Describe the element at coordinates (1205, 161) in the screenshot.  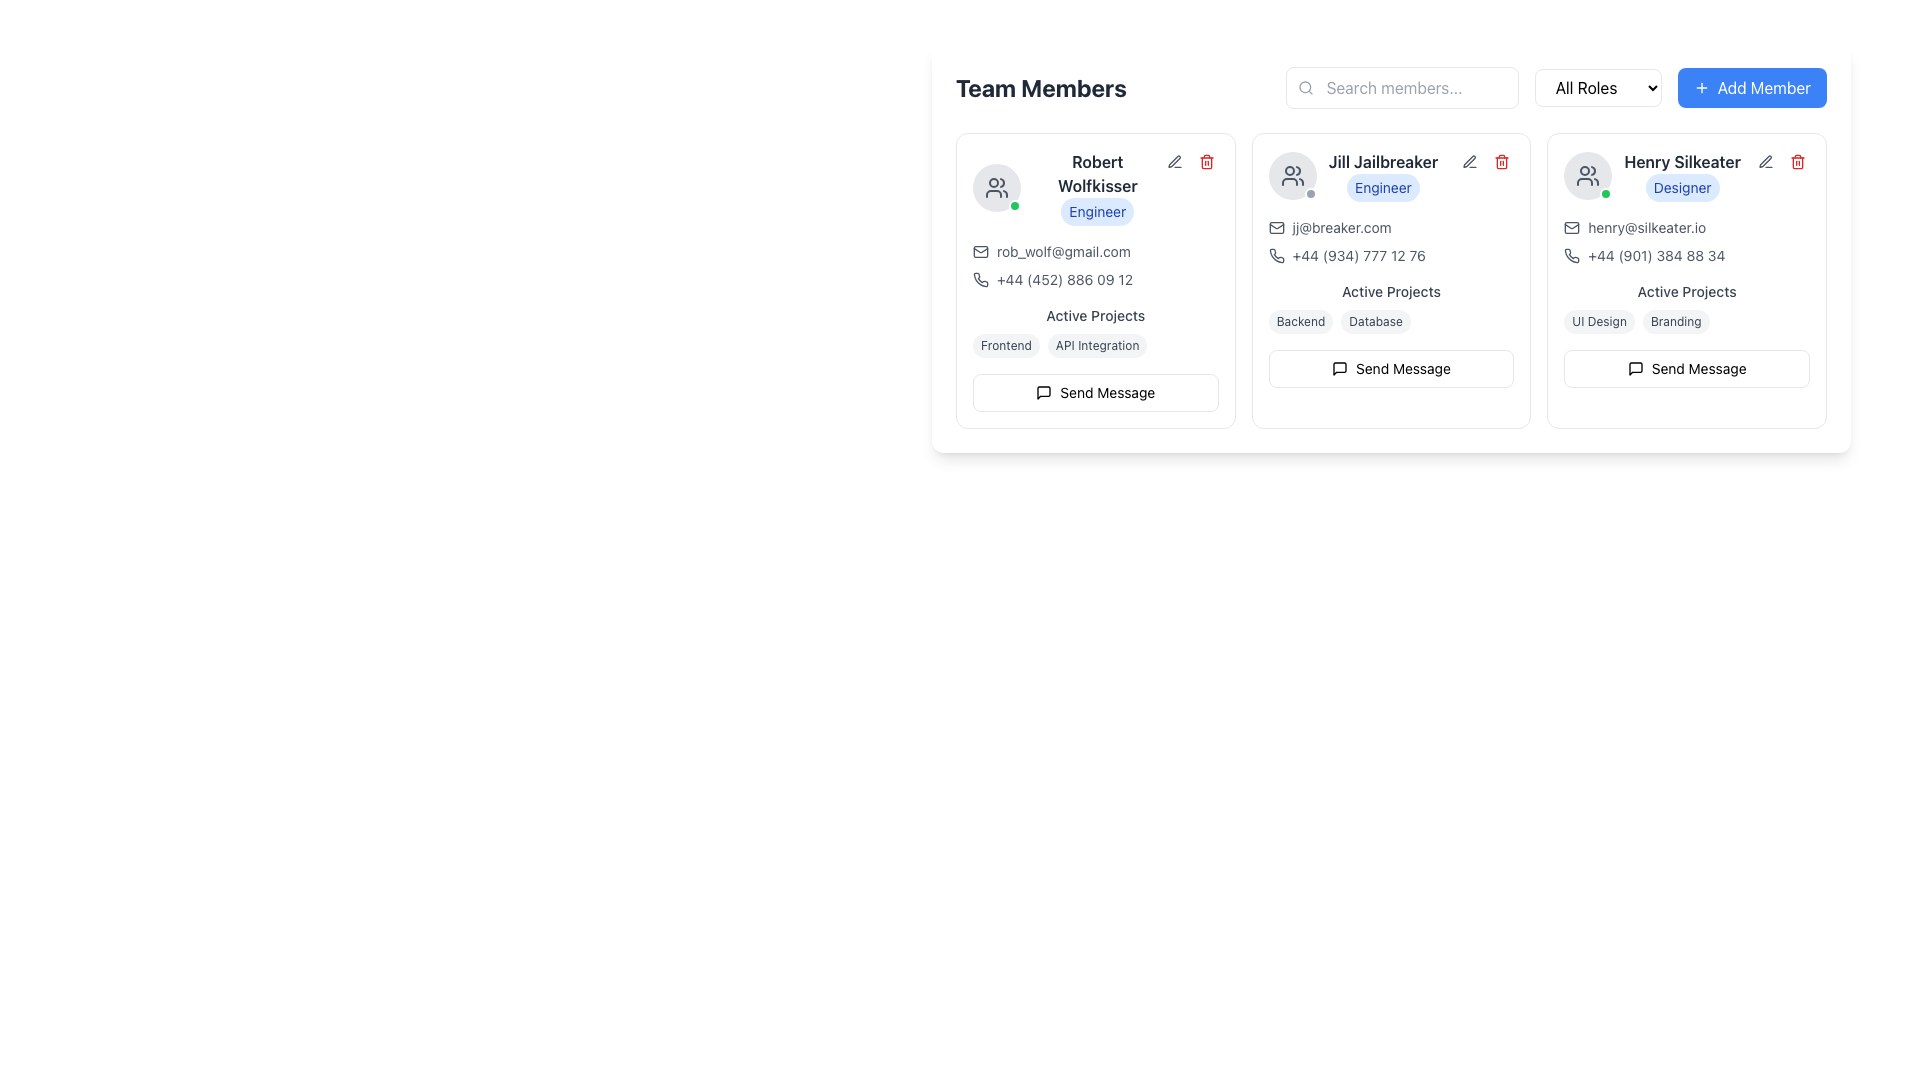
I see `the red trash bin icon located at the top-right corner of the card displaying 'Robert Wolfkisser'` at that location.